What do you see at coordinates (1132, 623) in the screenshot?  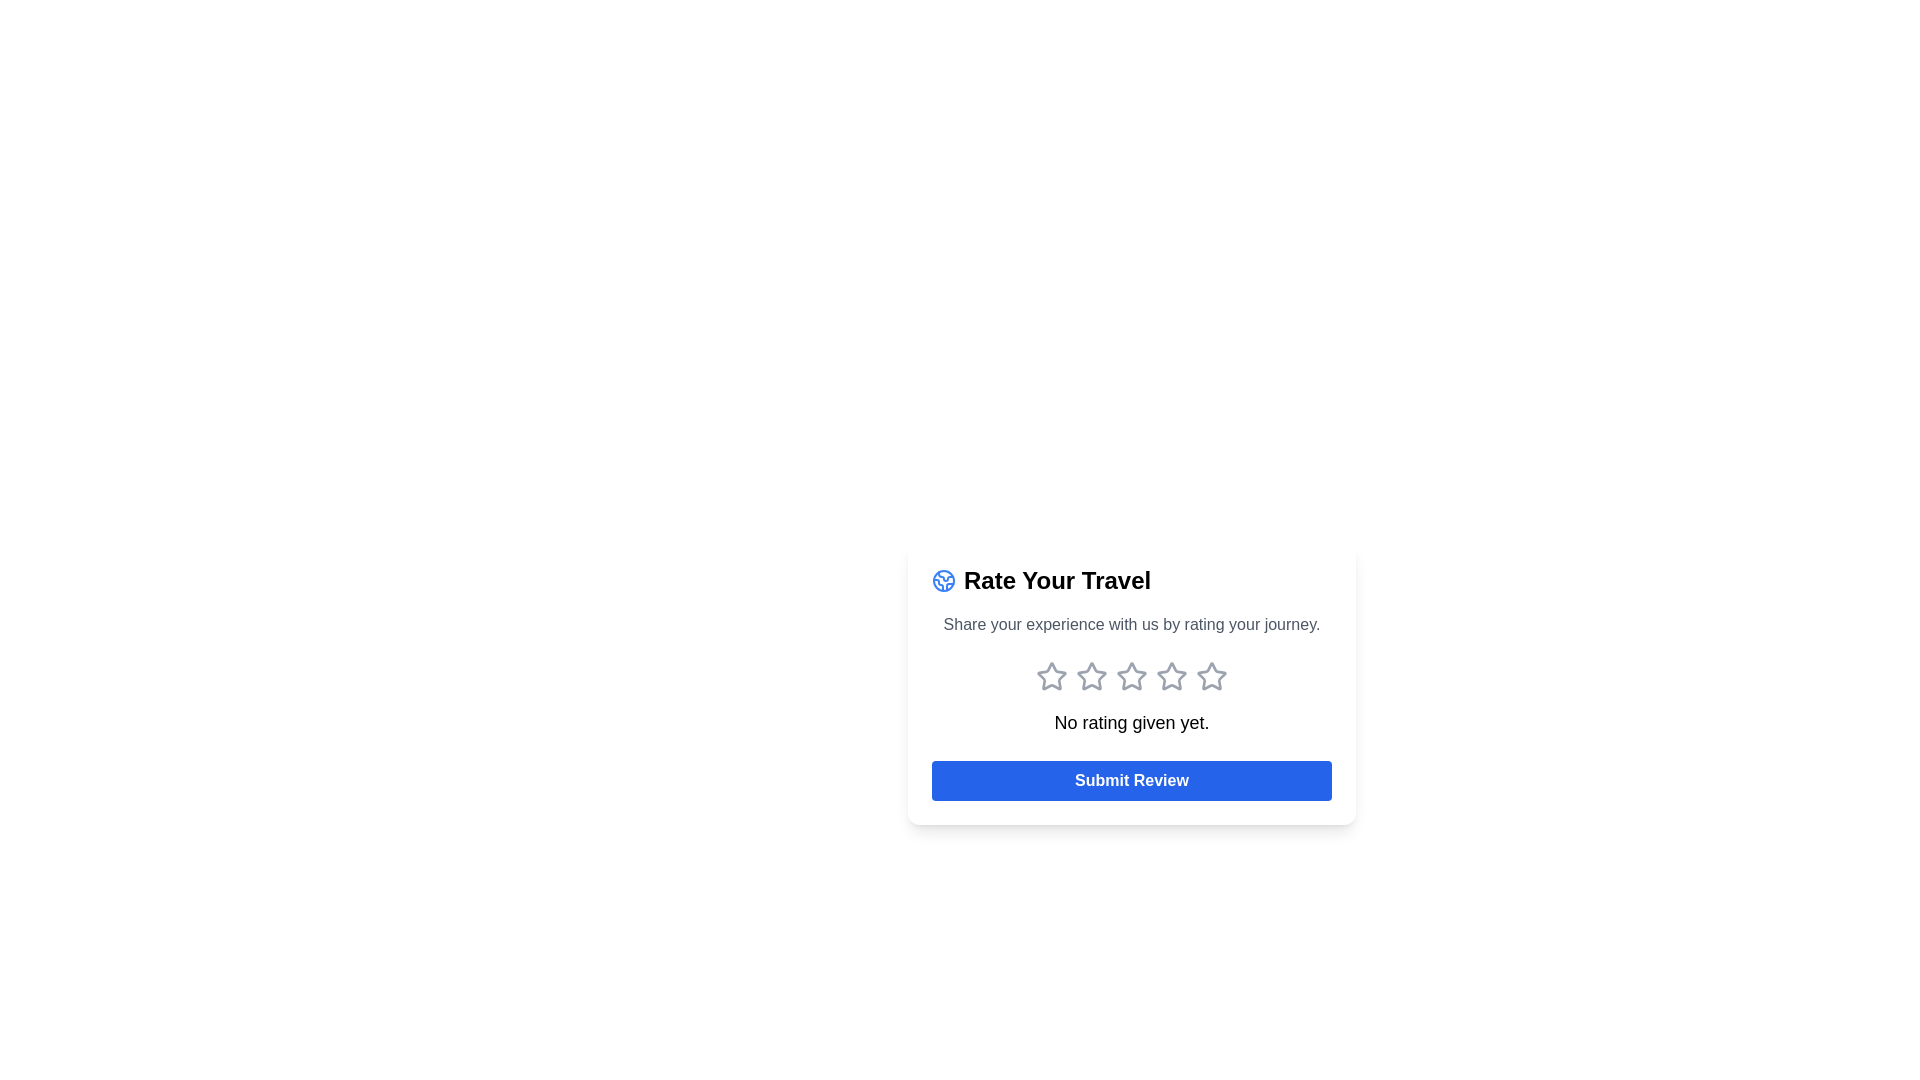 I see `guidance text located below the heading 'Rate Your Travel' and above the star rating icons` at bounding box center [1132, 623].